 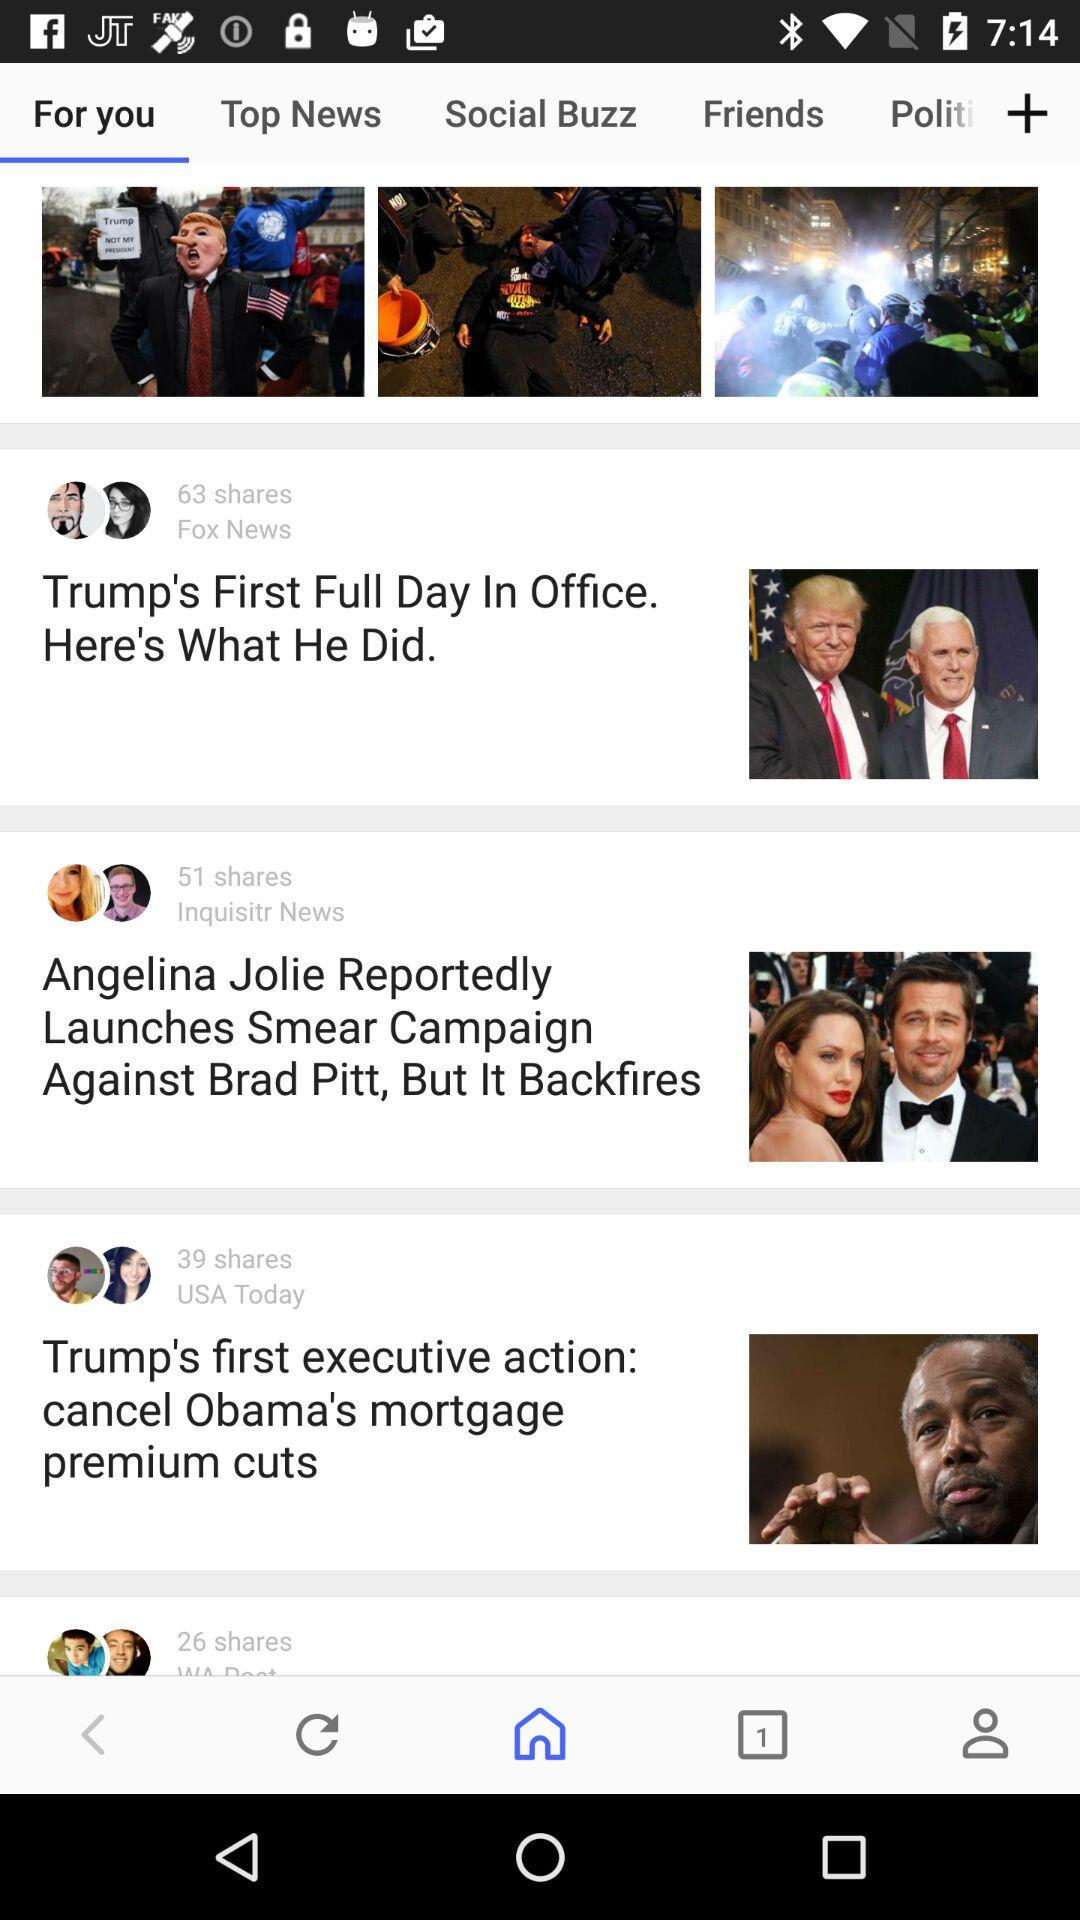 What do you see at coordinates (1027, 111) in the screenshot?
I see `icon next to politics item` at bounding box center [1027, 111].